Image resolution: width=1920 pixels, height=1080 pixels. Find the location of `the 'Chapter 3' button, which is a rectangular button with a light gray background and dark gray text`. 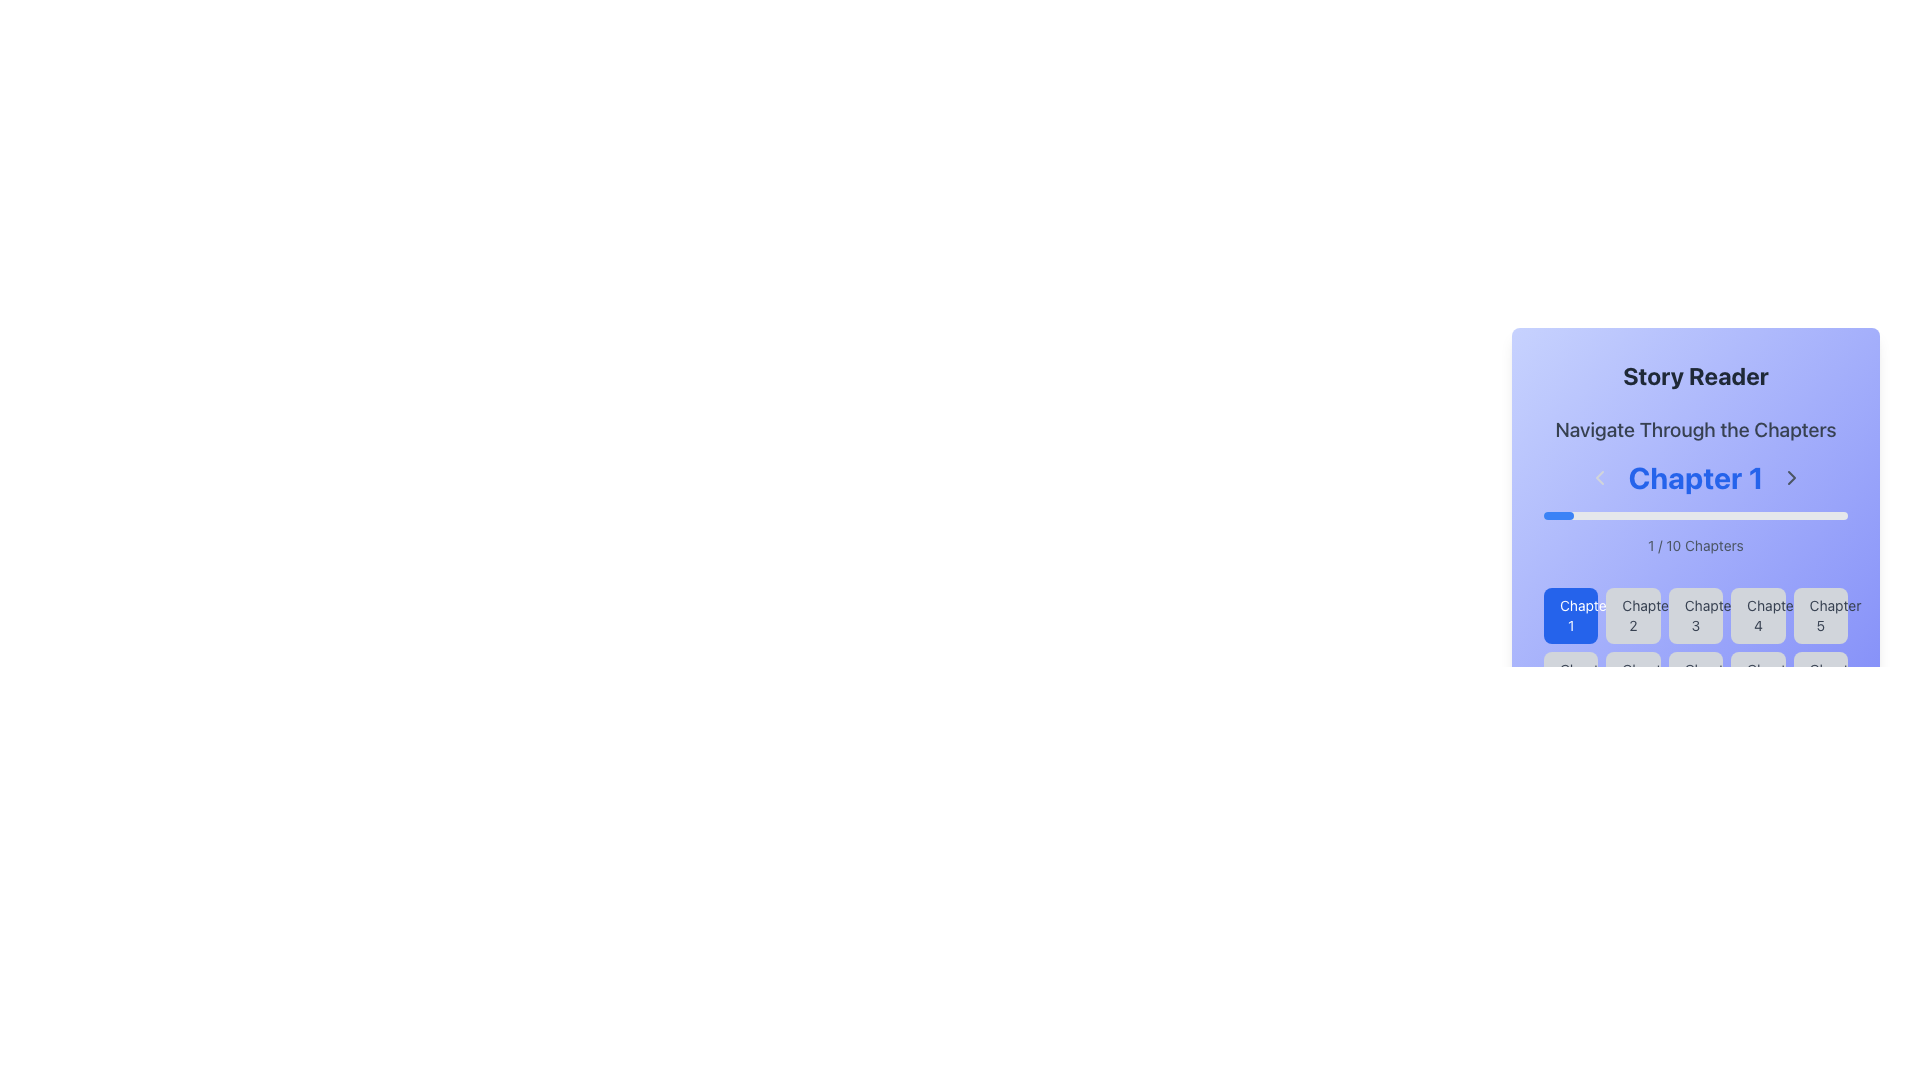

the 'Chapter 3' button, which is a rectangular button with a light gray background and dark gray text is located at coordinates (1694, 615).